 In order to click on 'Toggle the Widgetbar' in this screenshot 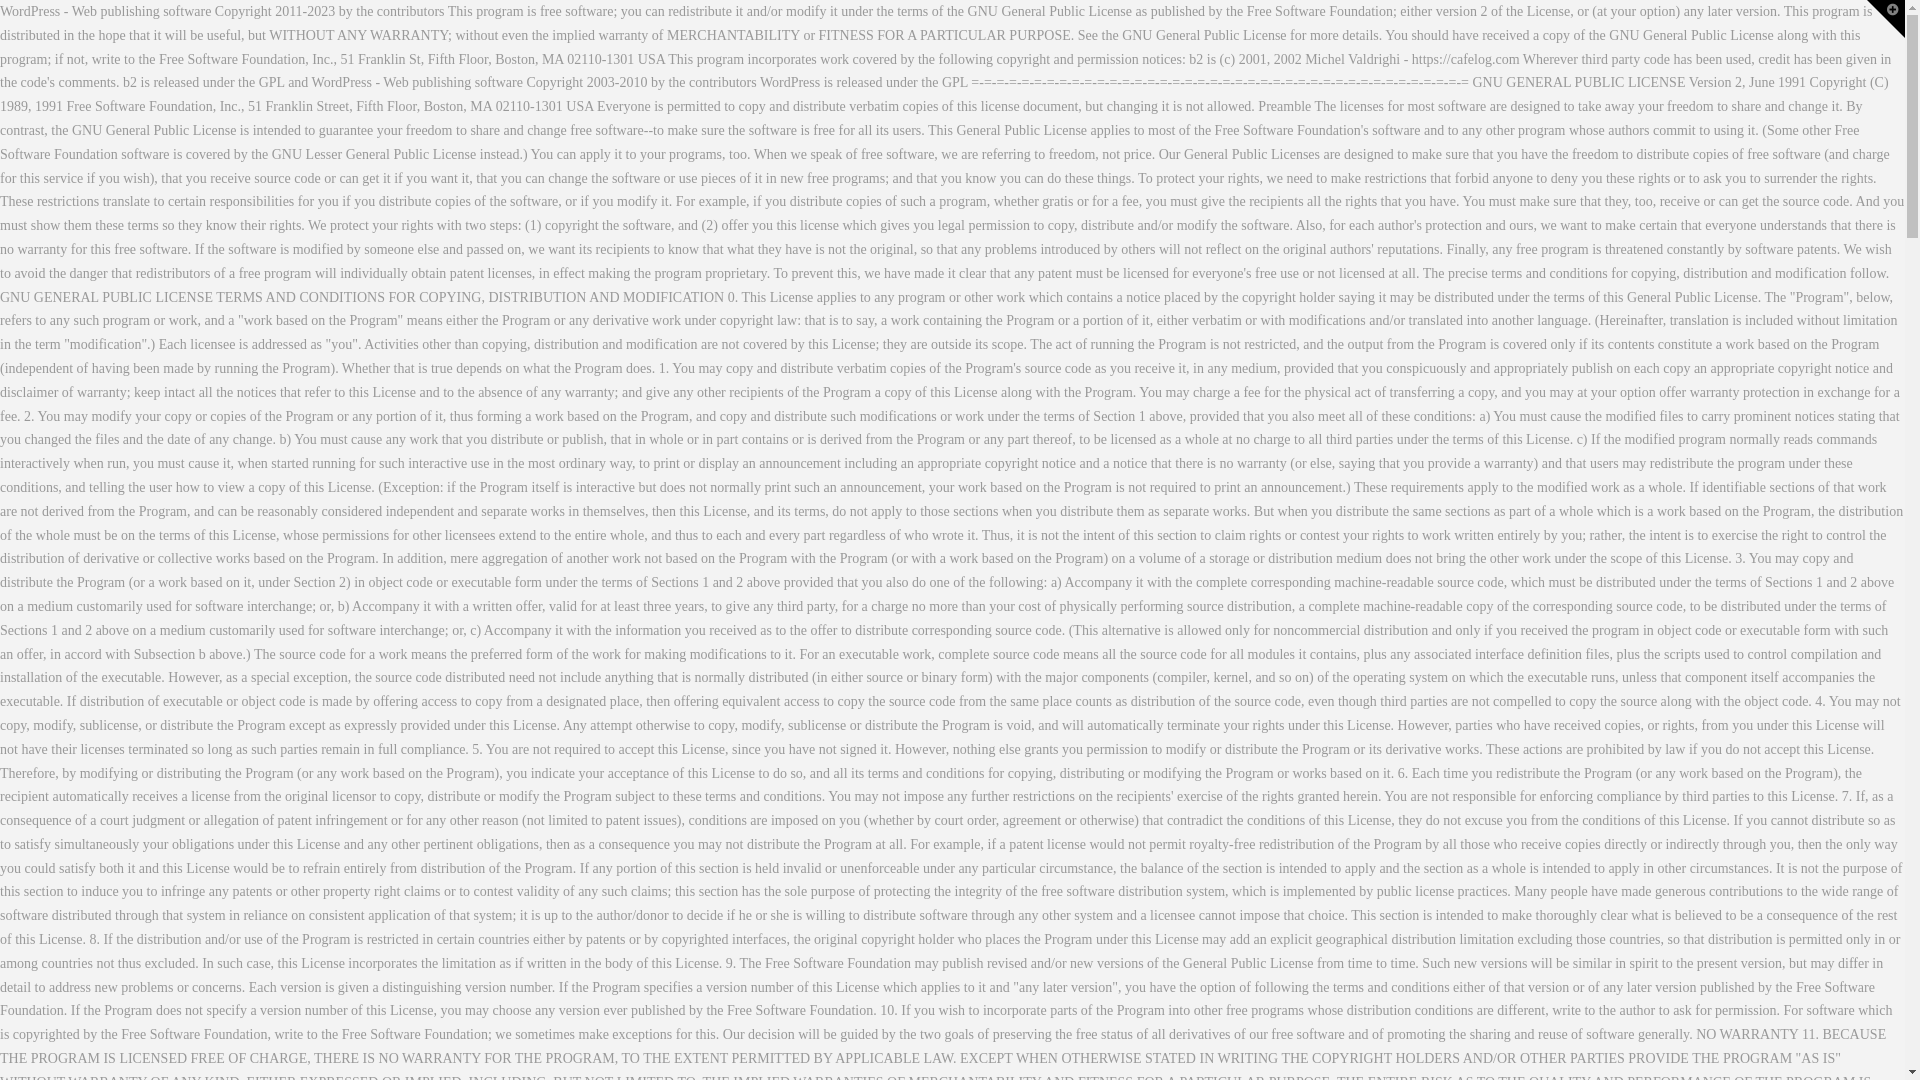, I will do `click(1885, 19)`.